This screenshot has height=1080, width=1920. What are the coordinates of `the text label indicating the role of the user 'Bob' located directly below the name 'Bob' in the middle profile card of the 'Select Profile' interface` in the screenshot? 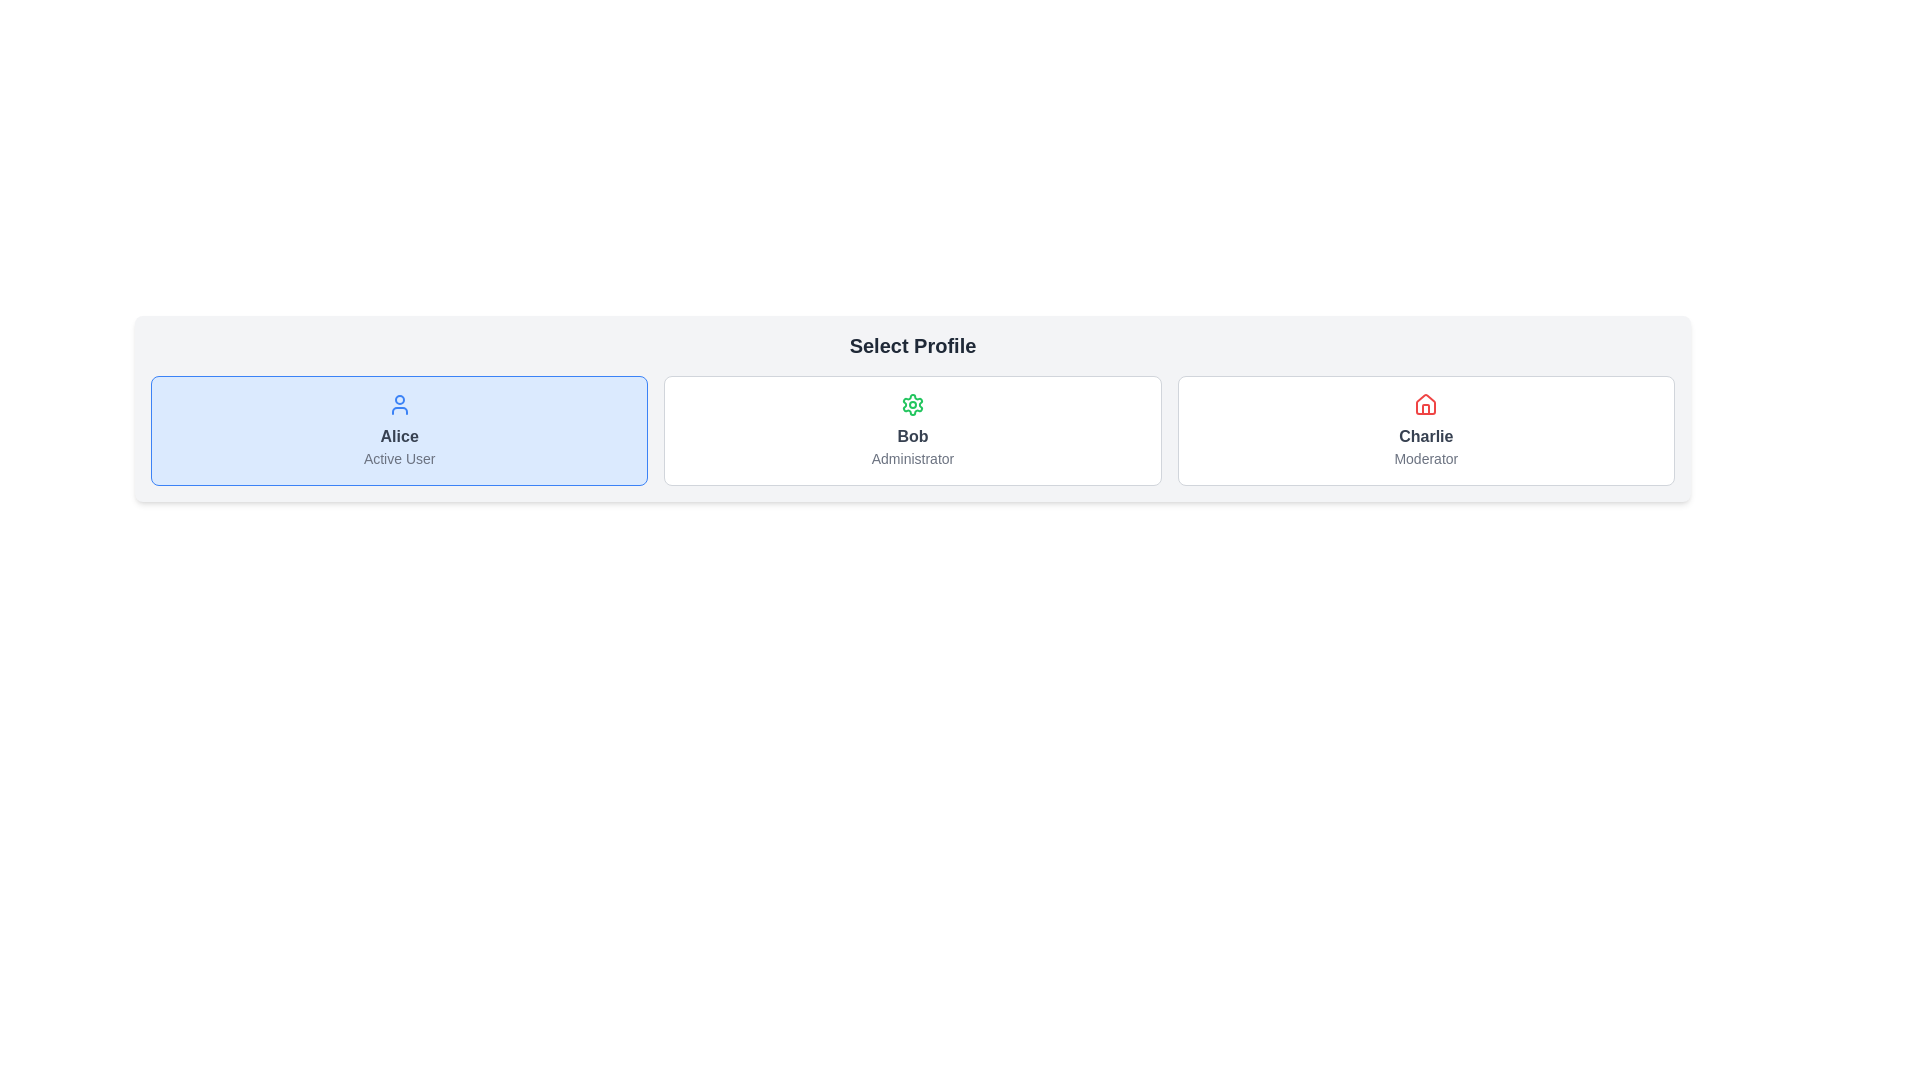 It's located at (911, 459).